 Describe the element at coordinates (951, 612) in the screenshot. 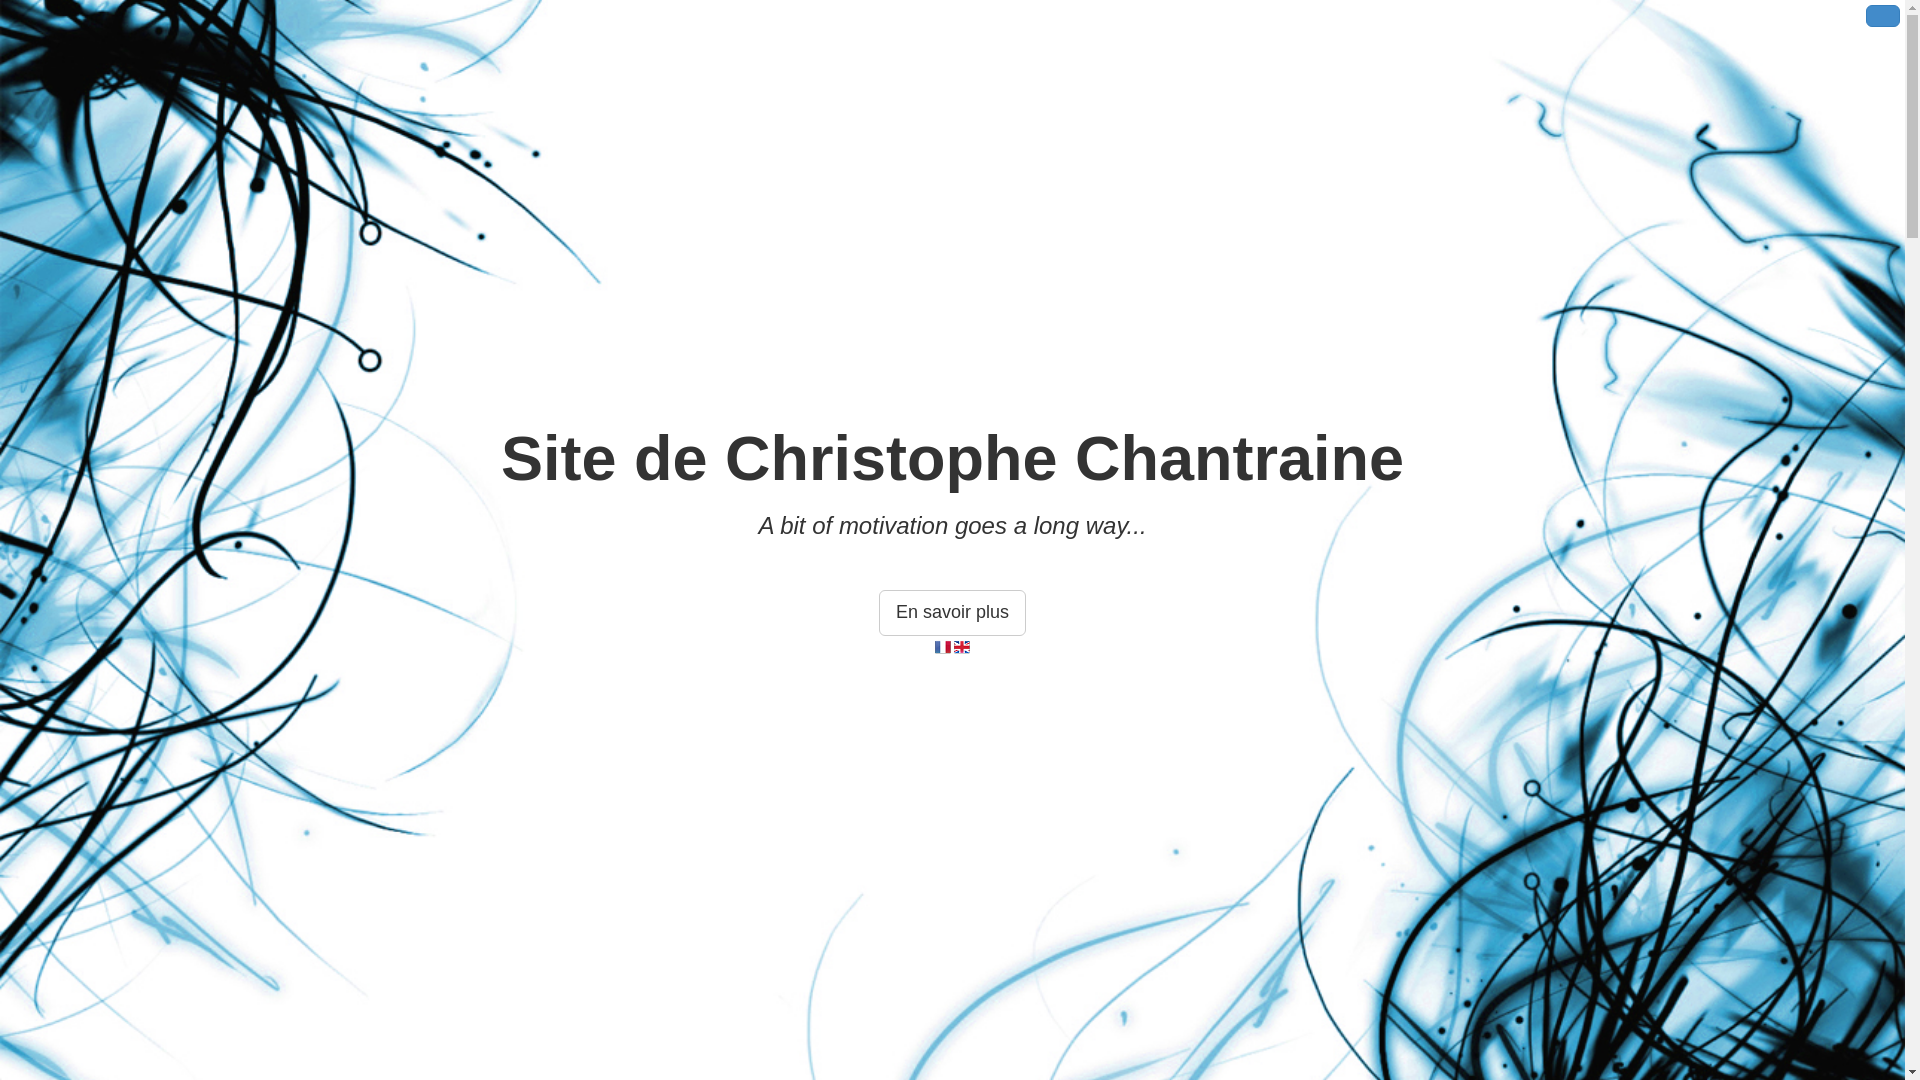

I see `'En savoir plus'` at that location.